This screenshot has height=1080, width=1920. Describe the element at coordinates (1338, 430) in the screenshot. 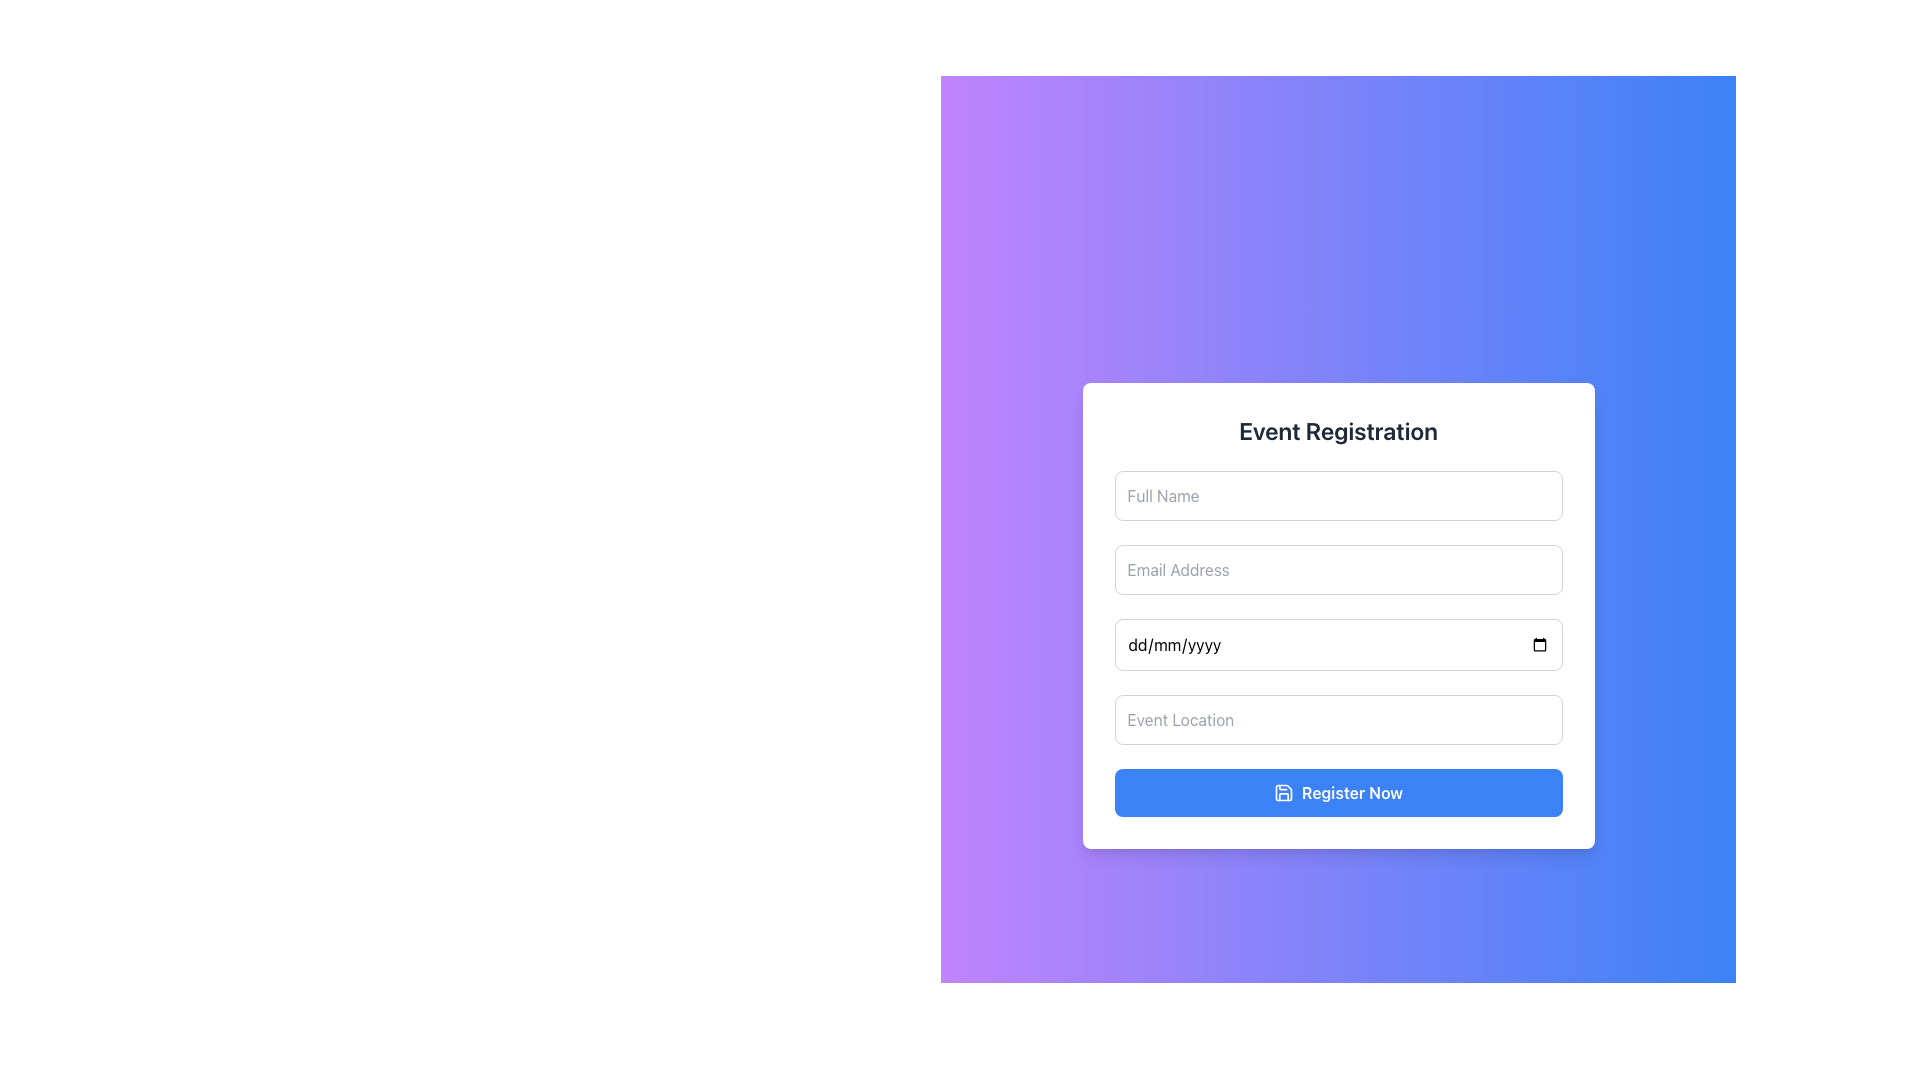

I see `the title text element that serves as the heading for the registration form, located at the top of a white rectangular box with rounded corners` at that location.